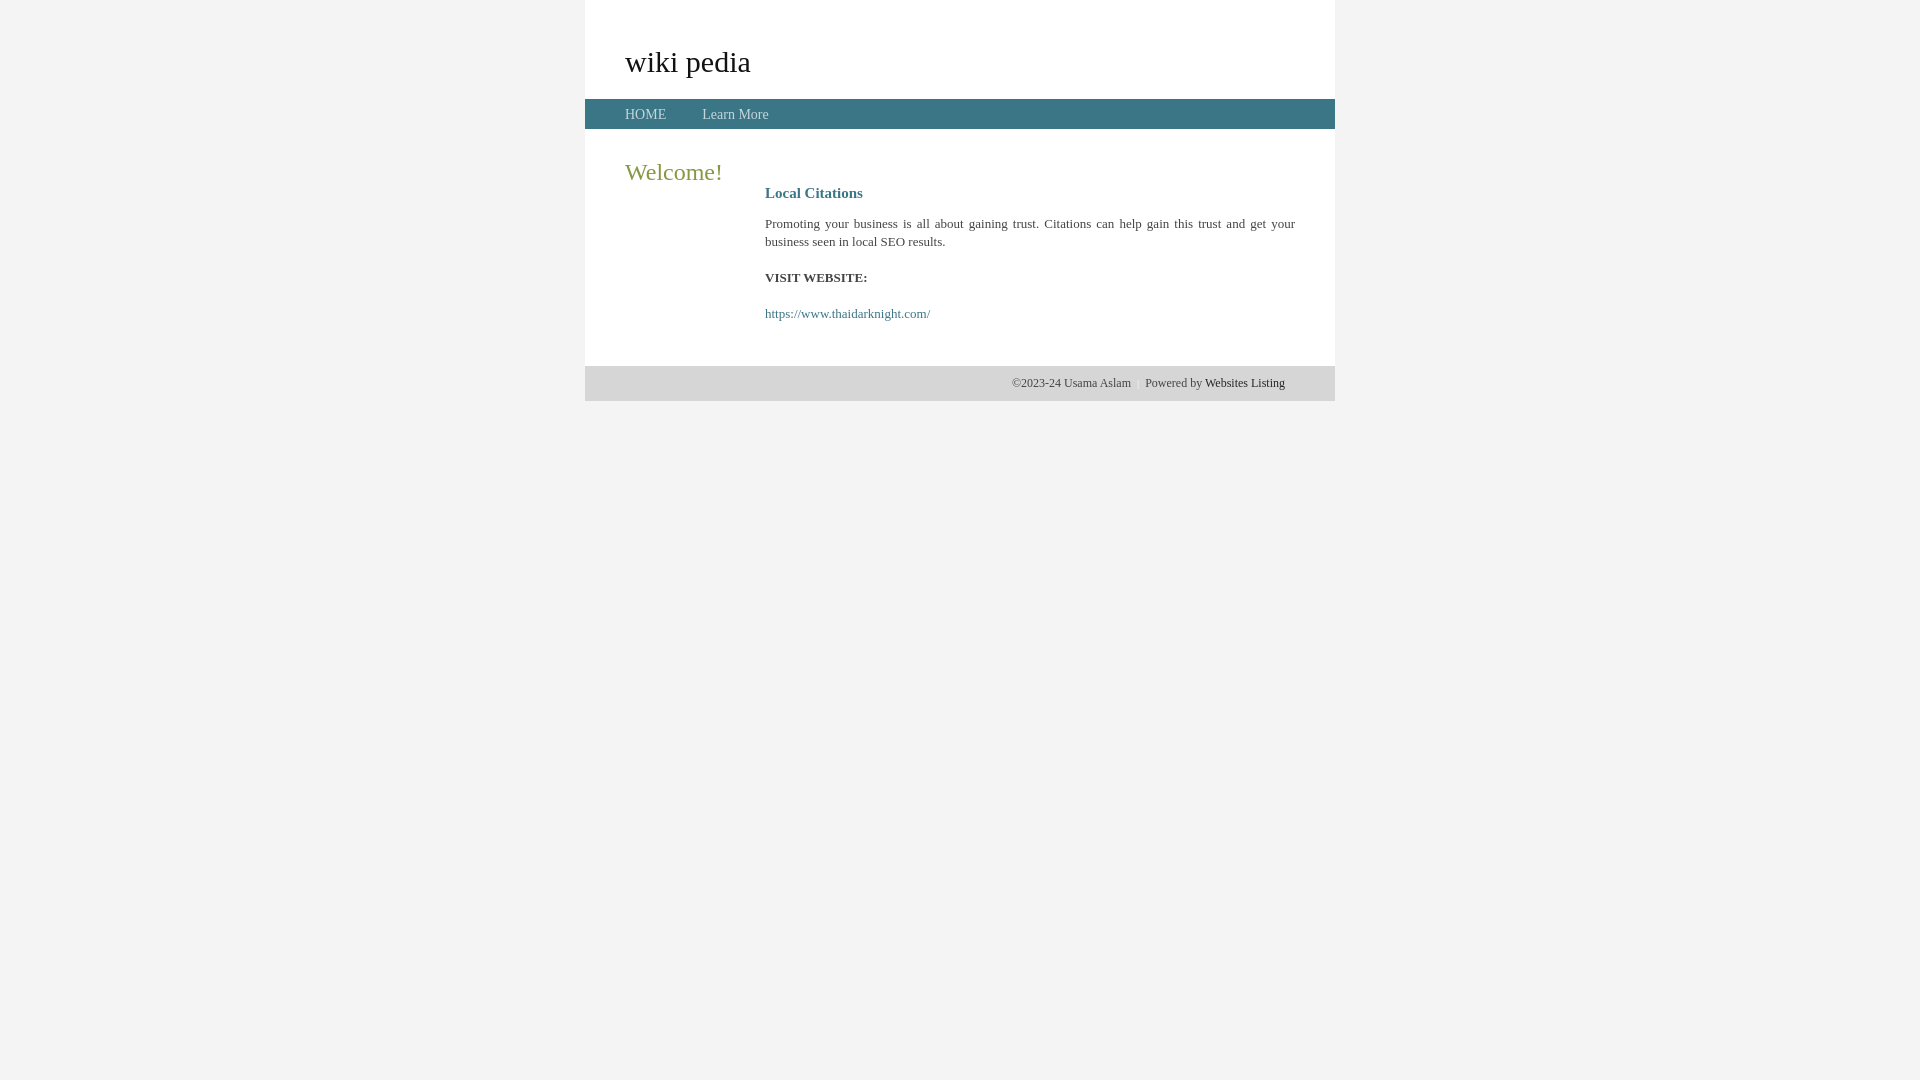 The width and height of the screenshot is (1920, 1080). What do you see at coordinates (687, 60) in the screenshot?
I see `'wiki pedia'` at bounding box center [687, 60].